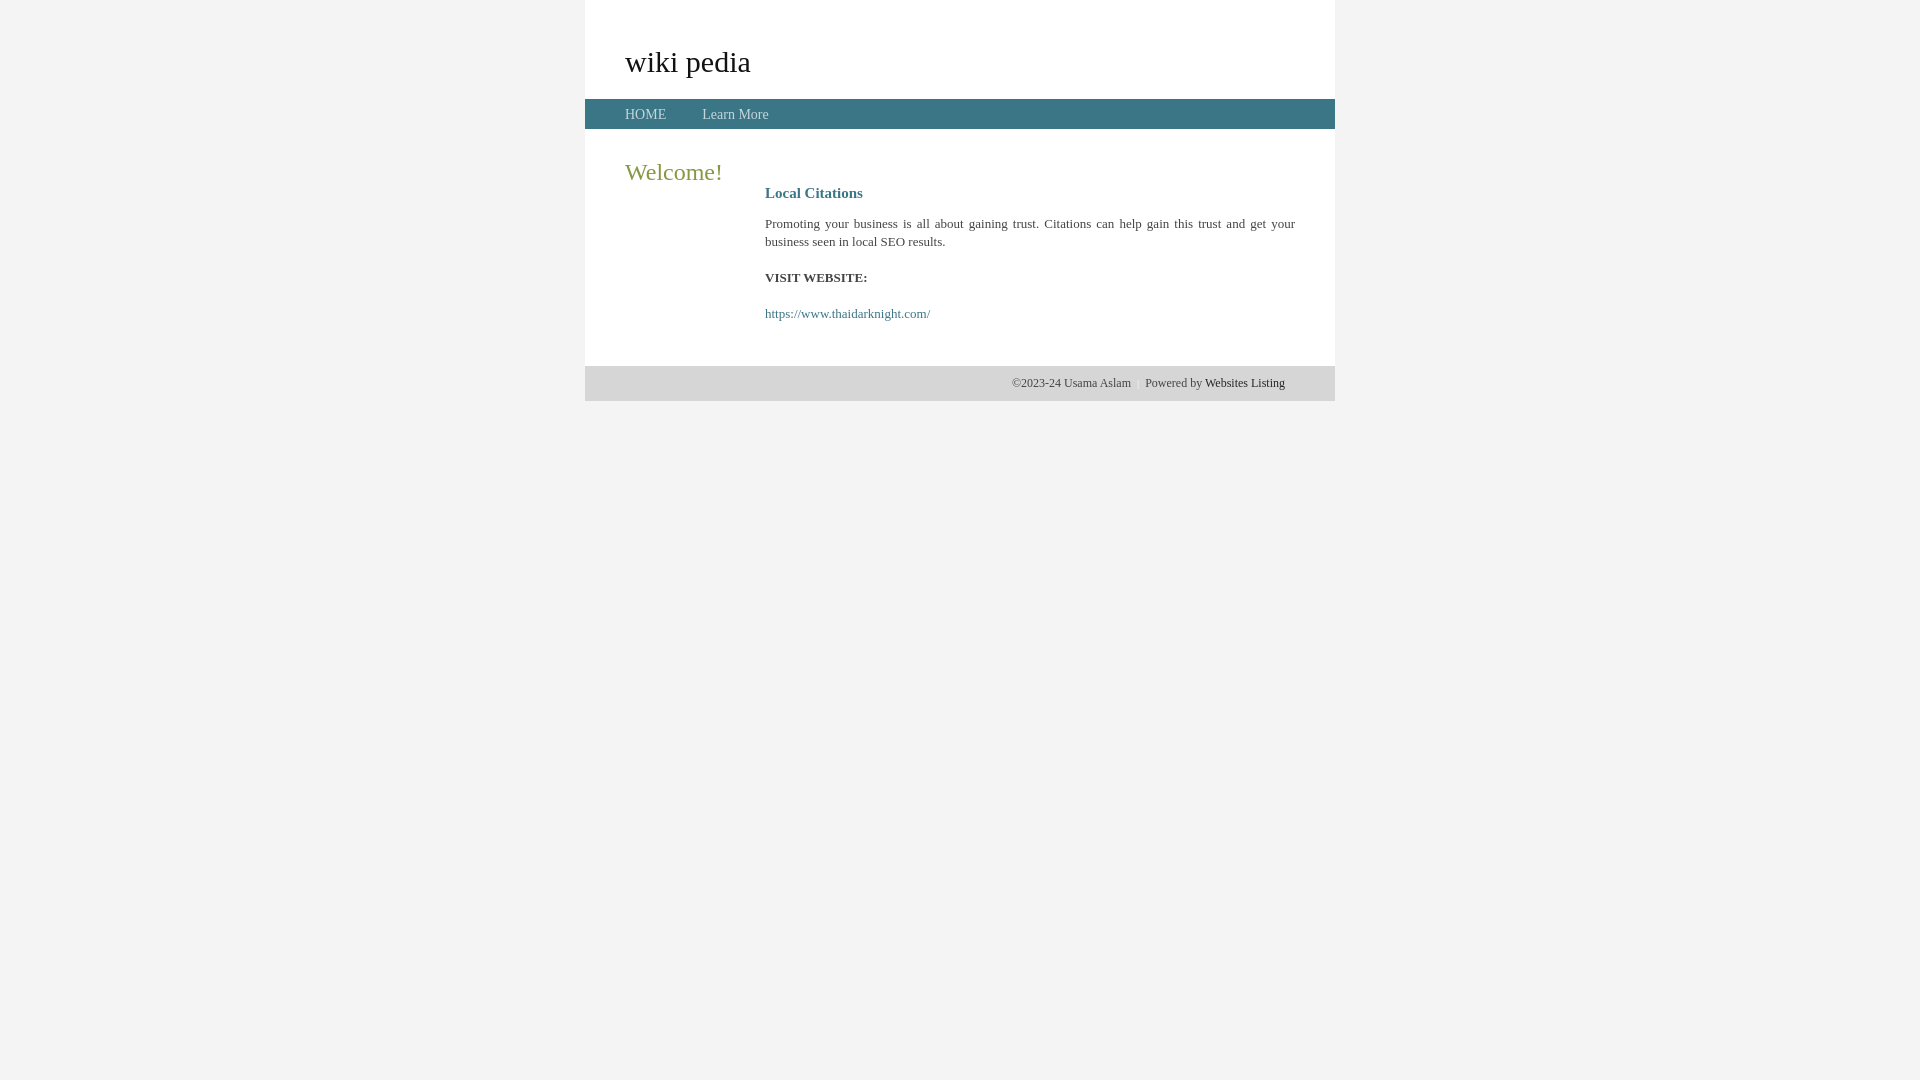 The width and height of the screenshot is (1920, 1080). What do you see at coordinates (687, 60) in the screenshot?
I see `'wiki pedia'` at bounding box center [687, 60].